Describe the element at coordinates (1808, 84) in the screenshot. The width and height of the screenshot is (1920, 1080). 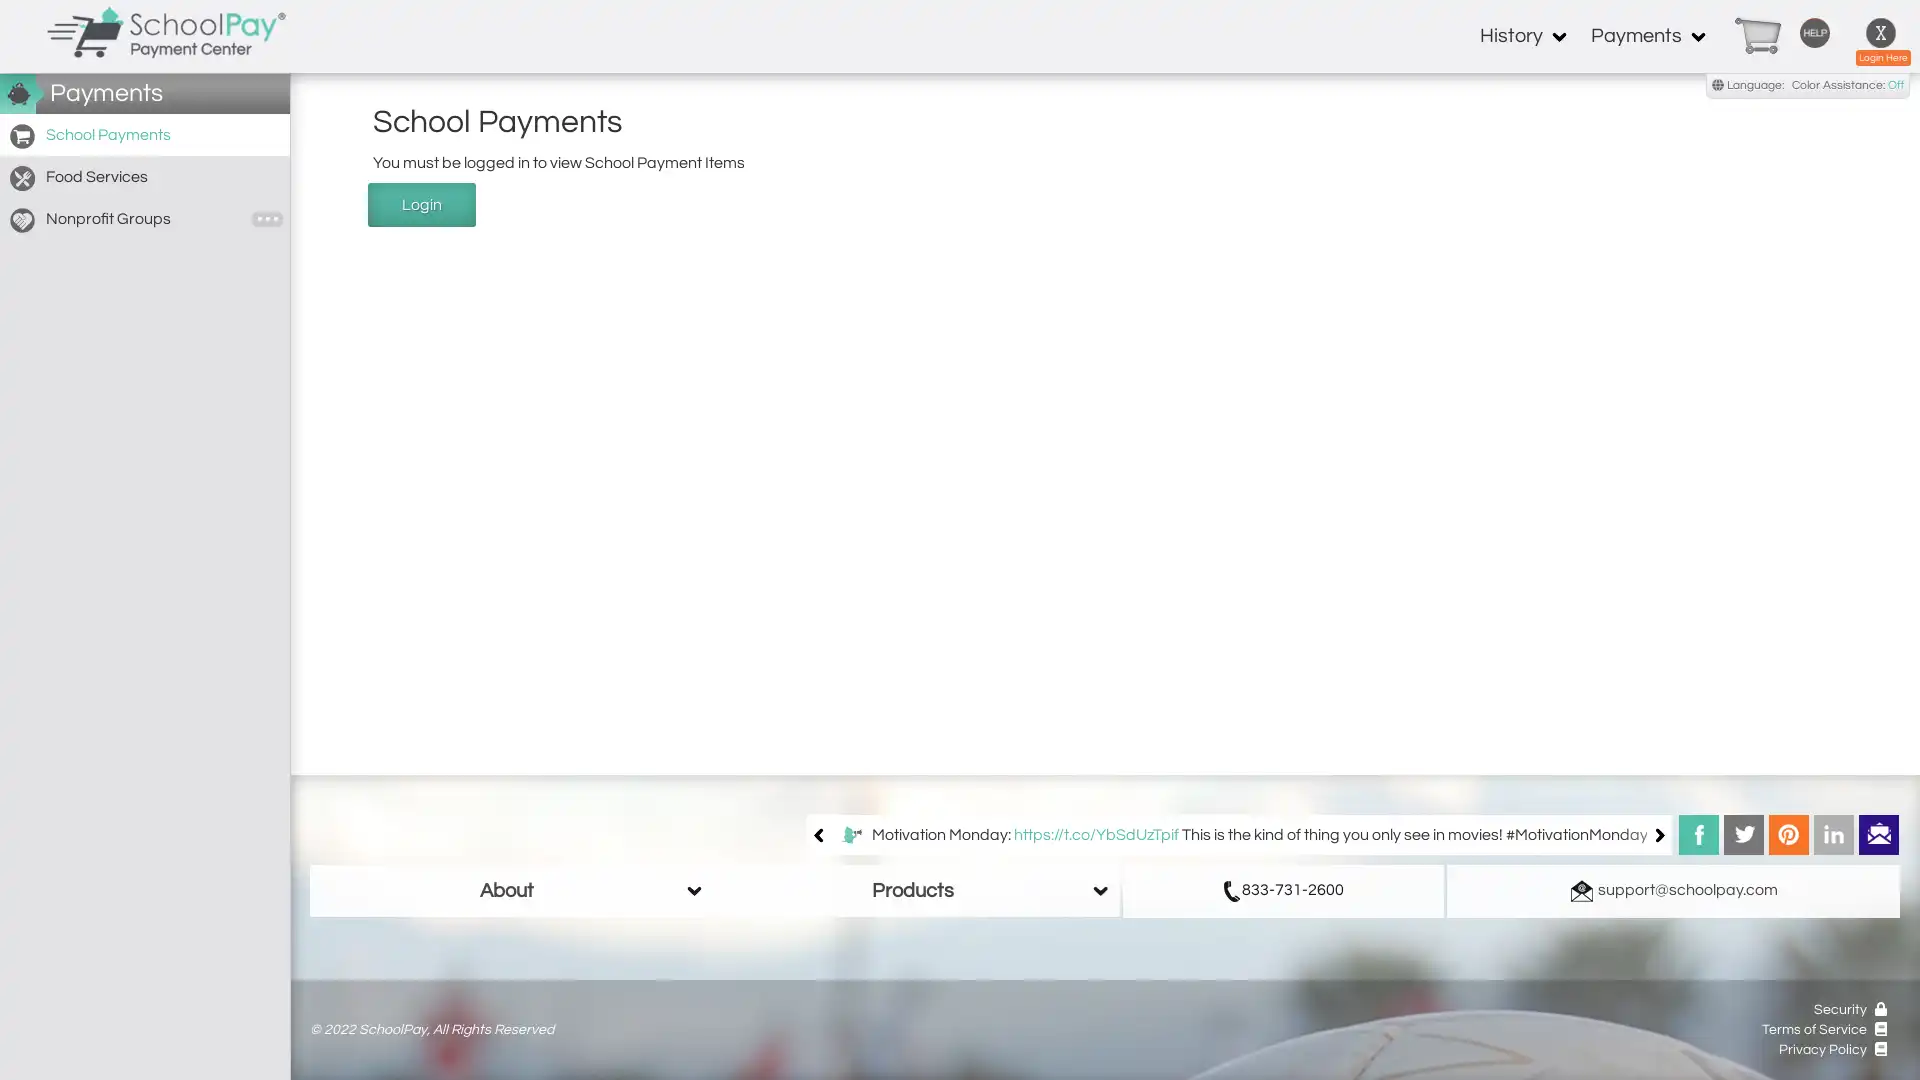
I see `Language:Color Assistance: Off` at that location.